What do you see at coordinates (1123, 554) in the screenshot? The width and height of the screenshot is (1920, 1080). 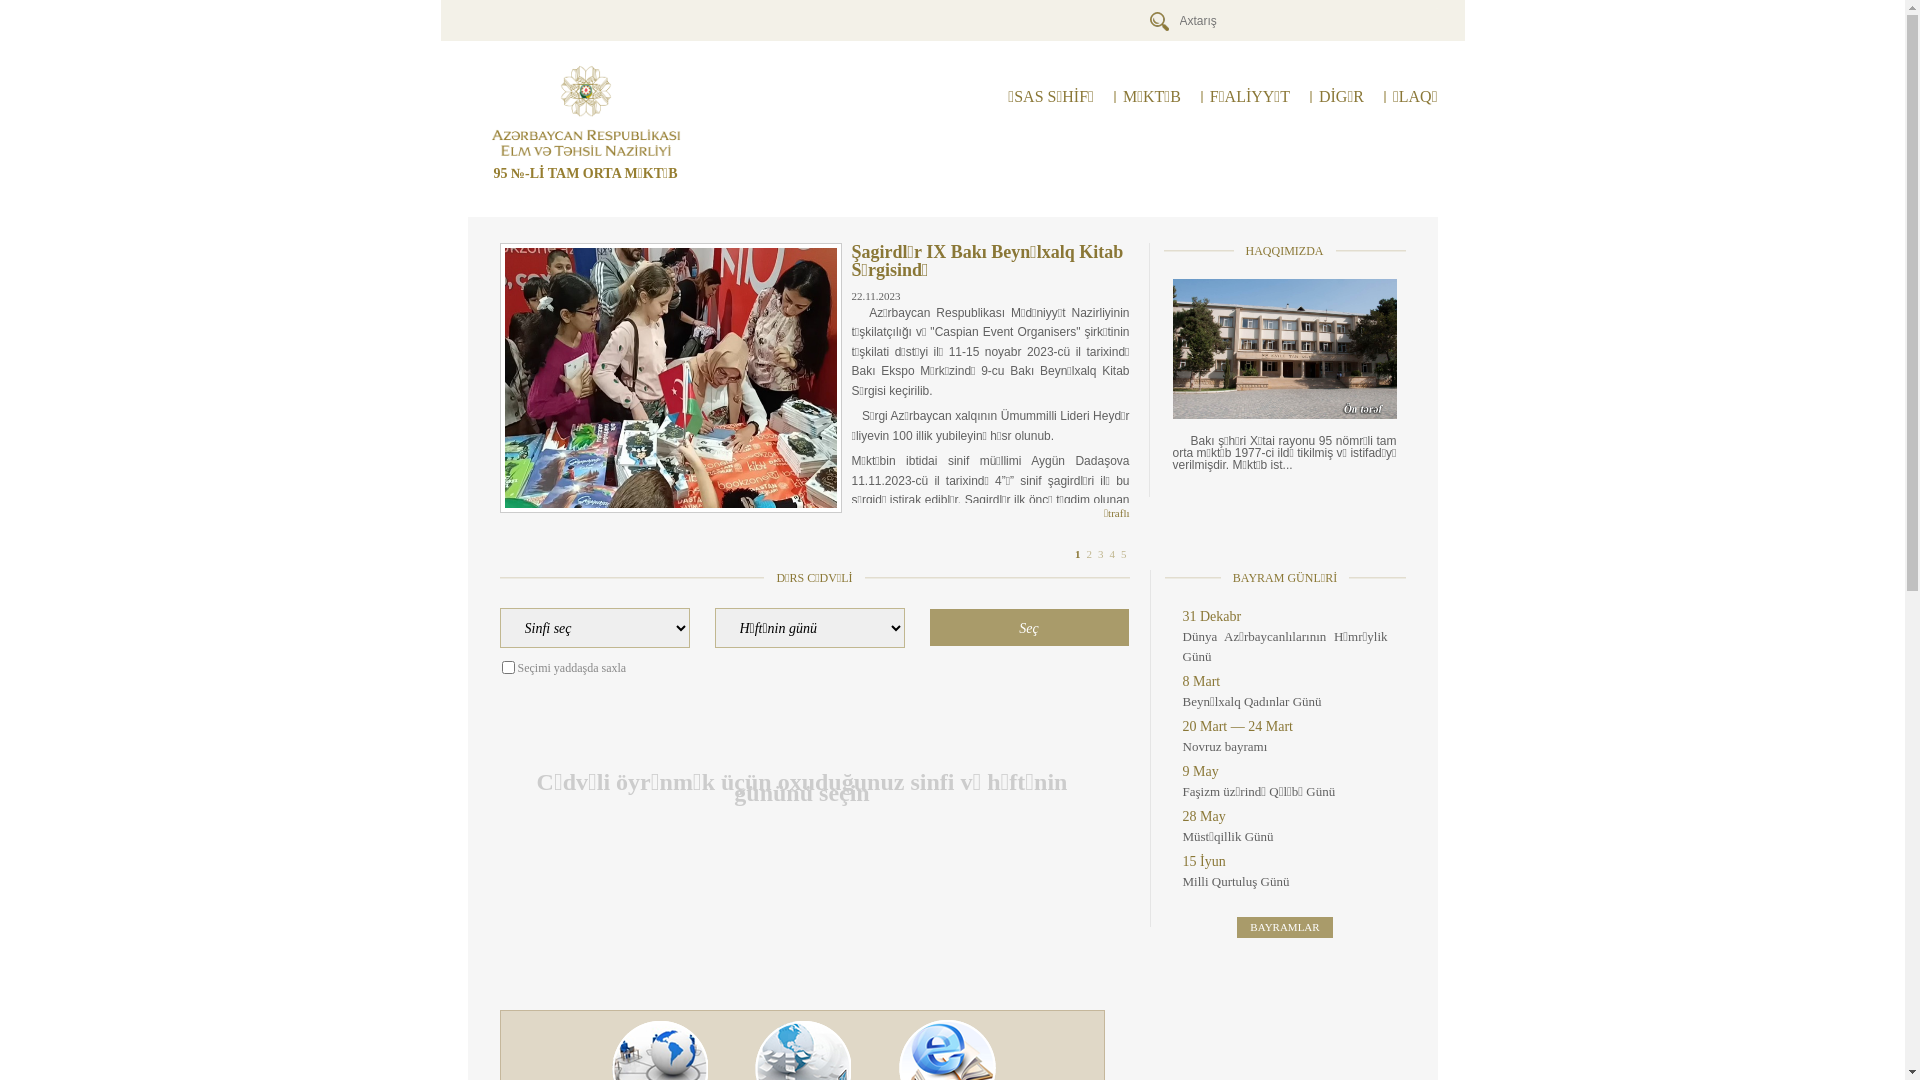 I see `'5'` at bounding box center [1123, 554].